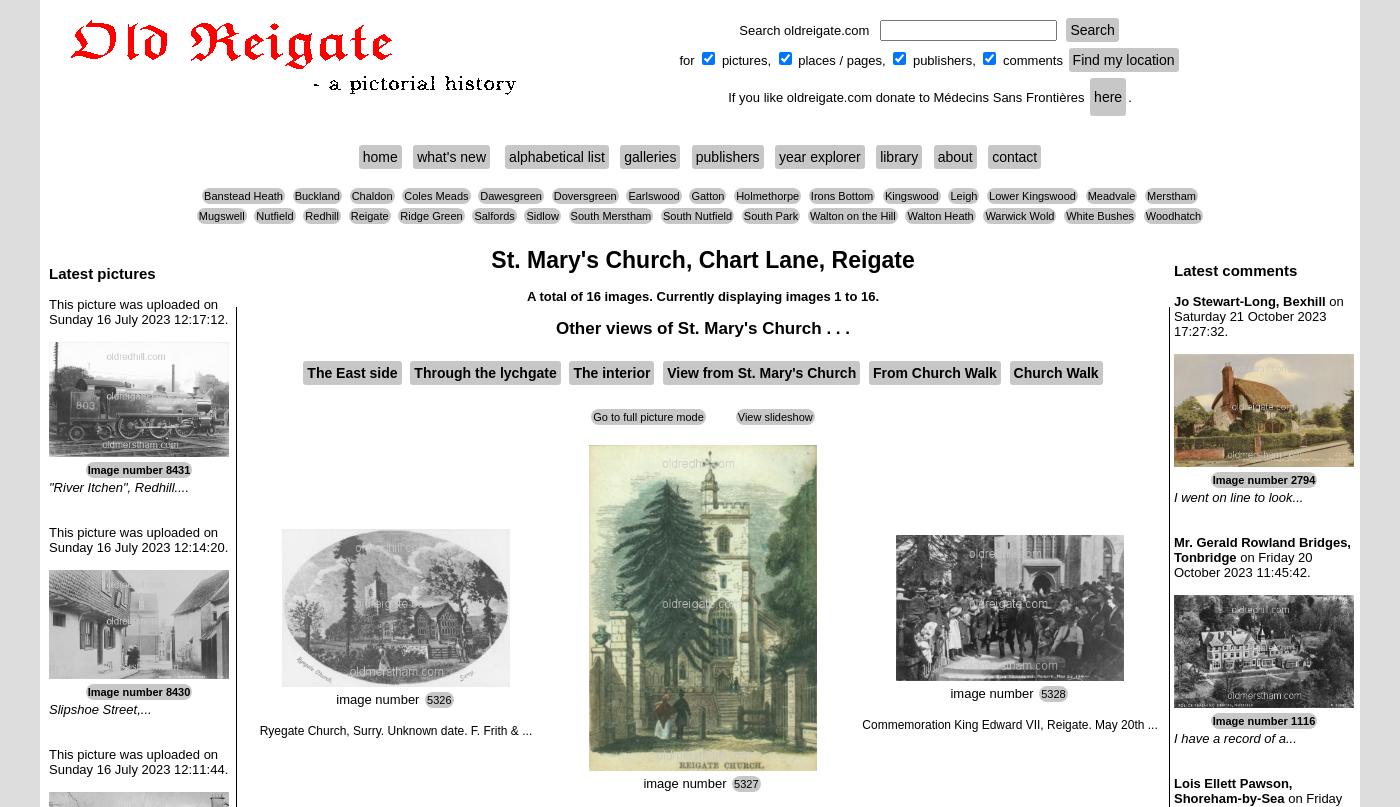  I want to click on 'Sunday 16 July 2023 12:11:44.', so click(138, 768).